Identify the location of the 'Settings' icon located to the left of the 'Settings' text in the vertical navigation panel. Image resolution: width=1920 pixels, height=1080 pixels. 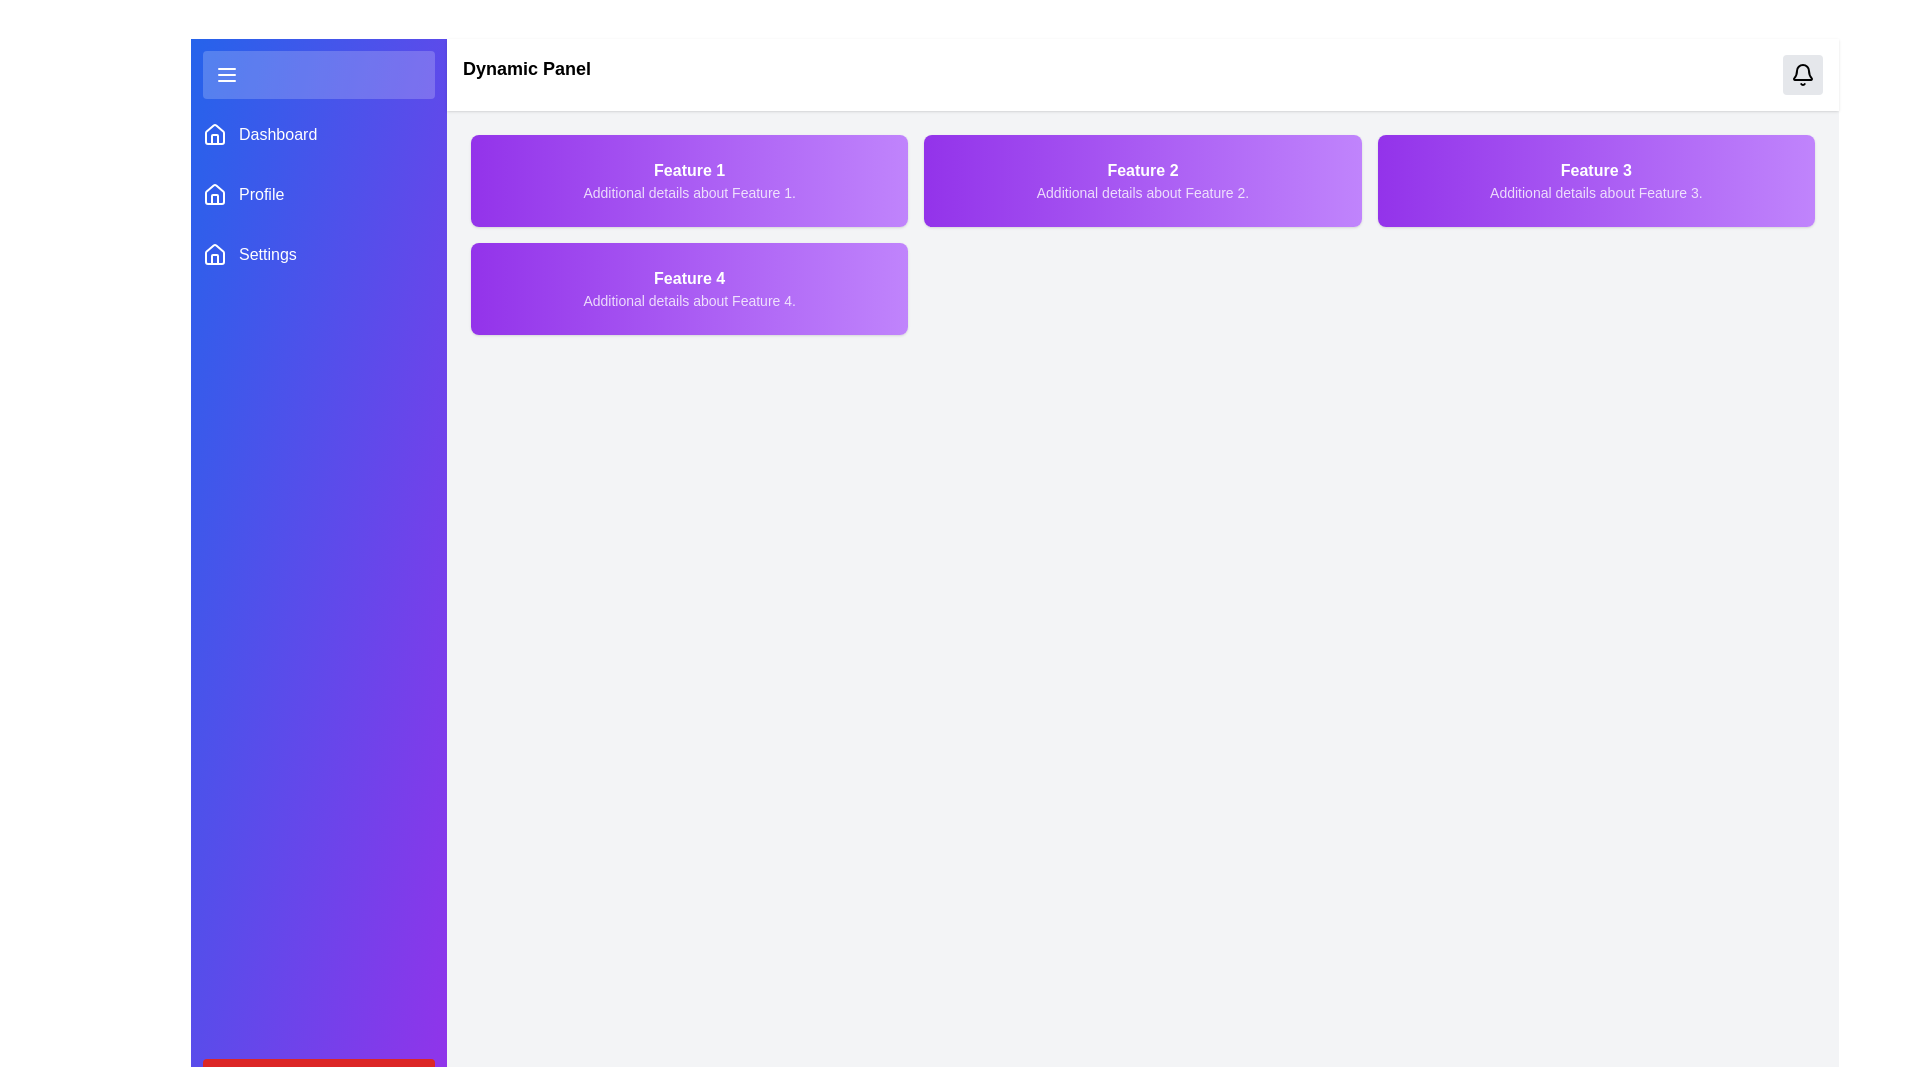
(215, 253).